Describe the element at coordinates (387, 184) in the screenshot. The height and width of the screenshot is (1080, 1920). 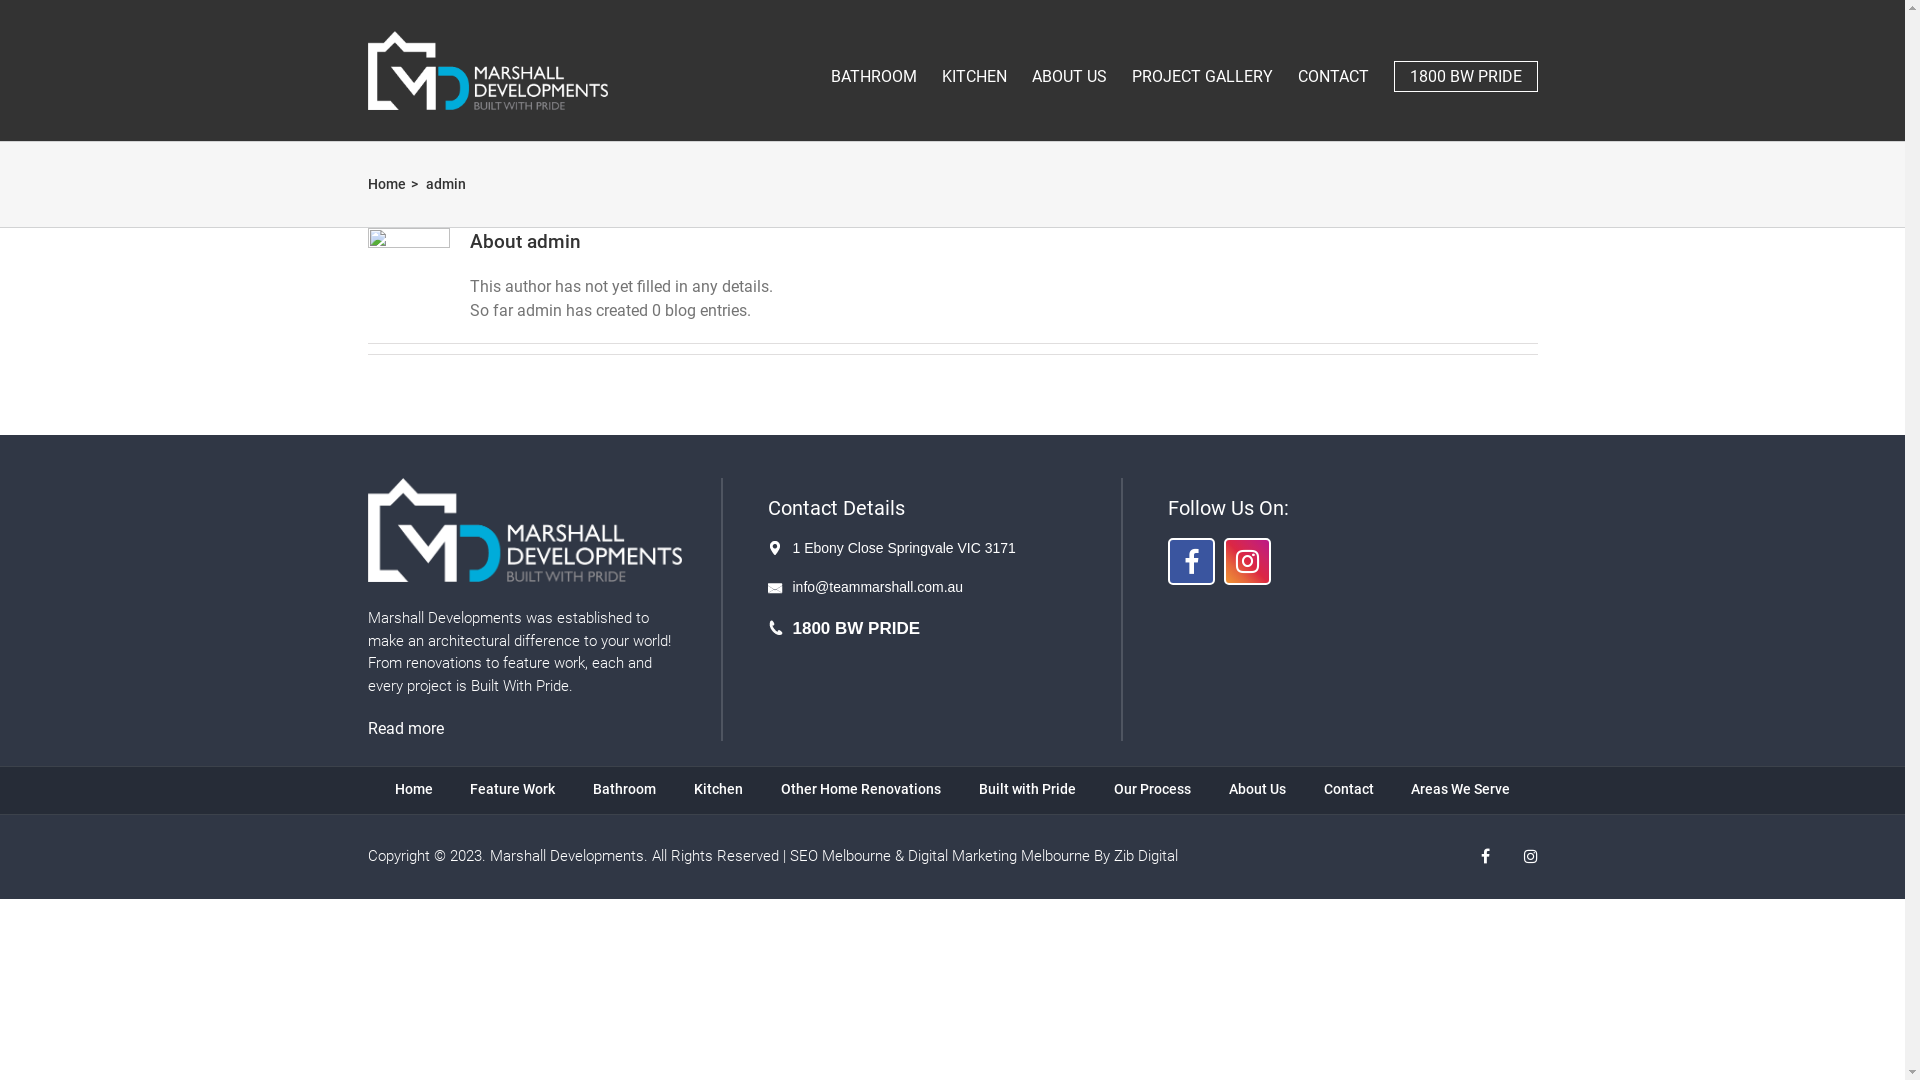
I see `'Home'` at that location.